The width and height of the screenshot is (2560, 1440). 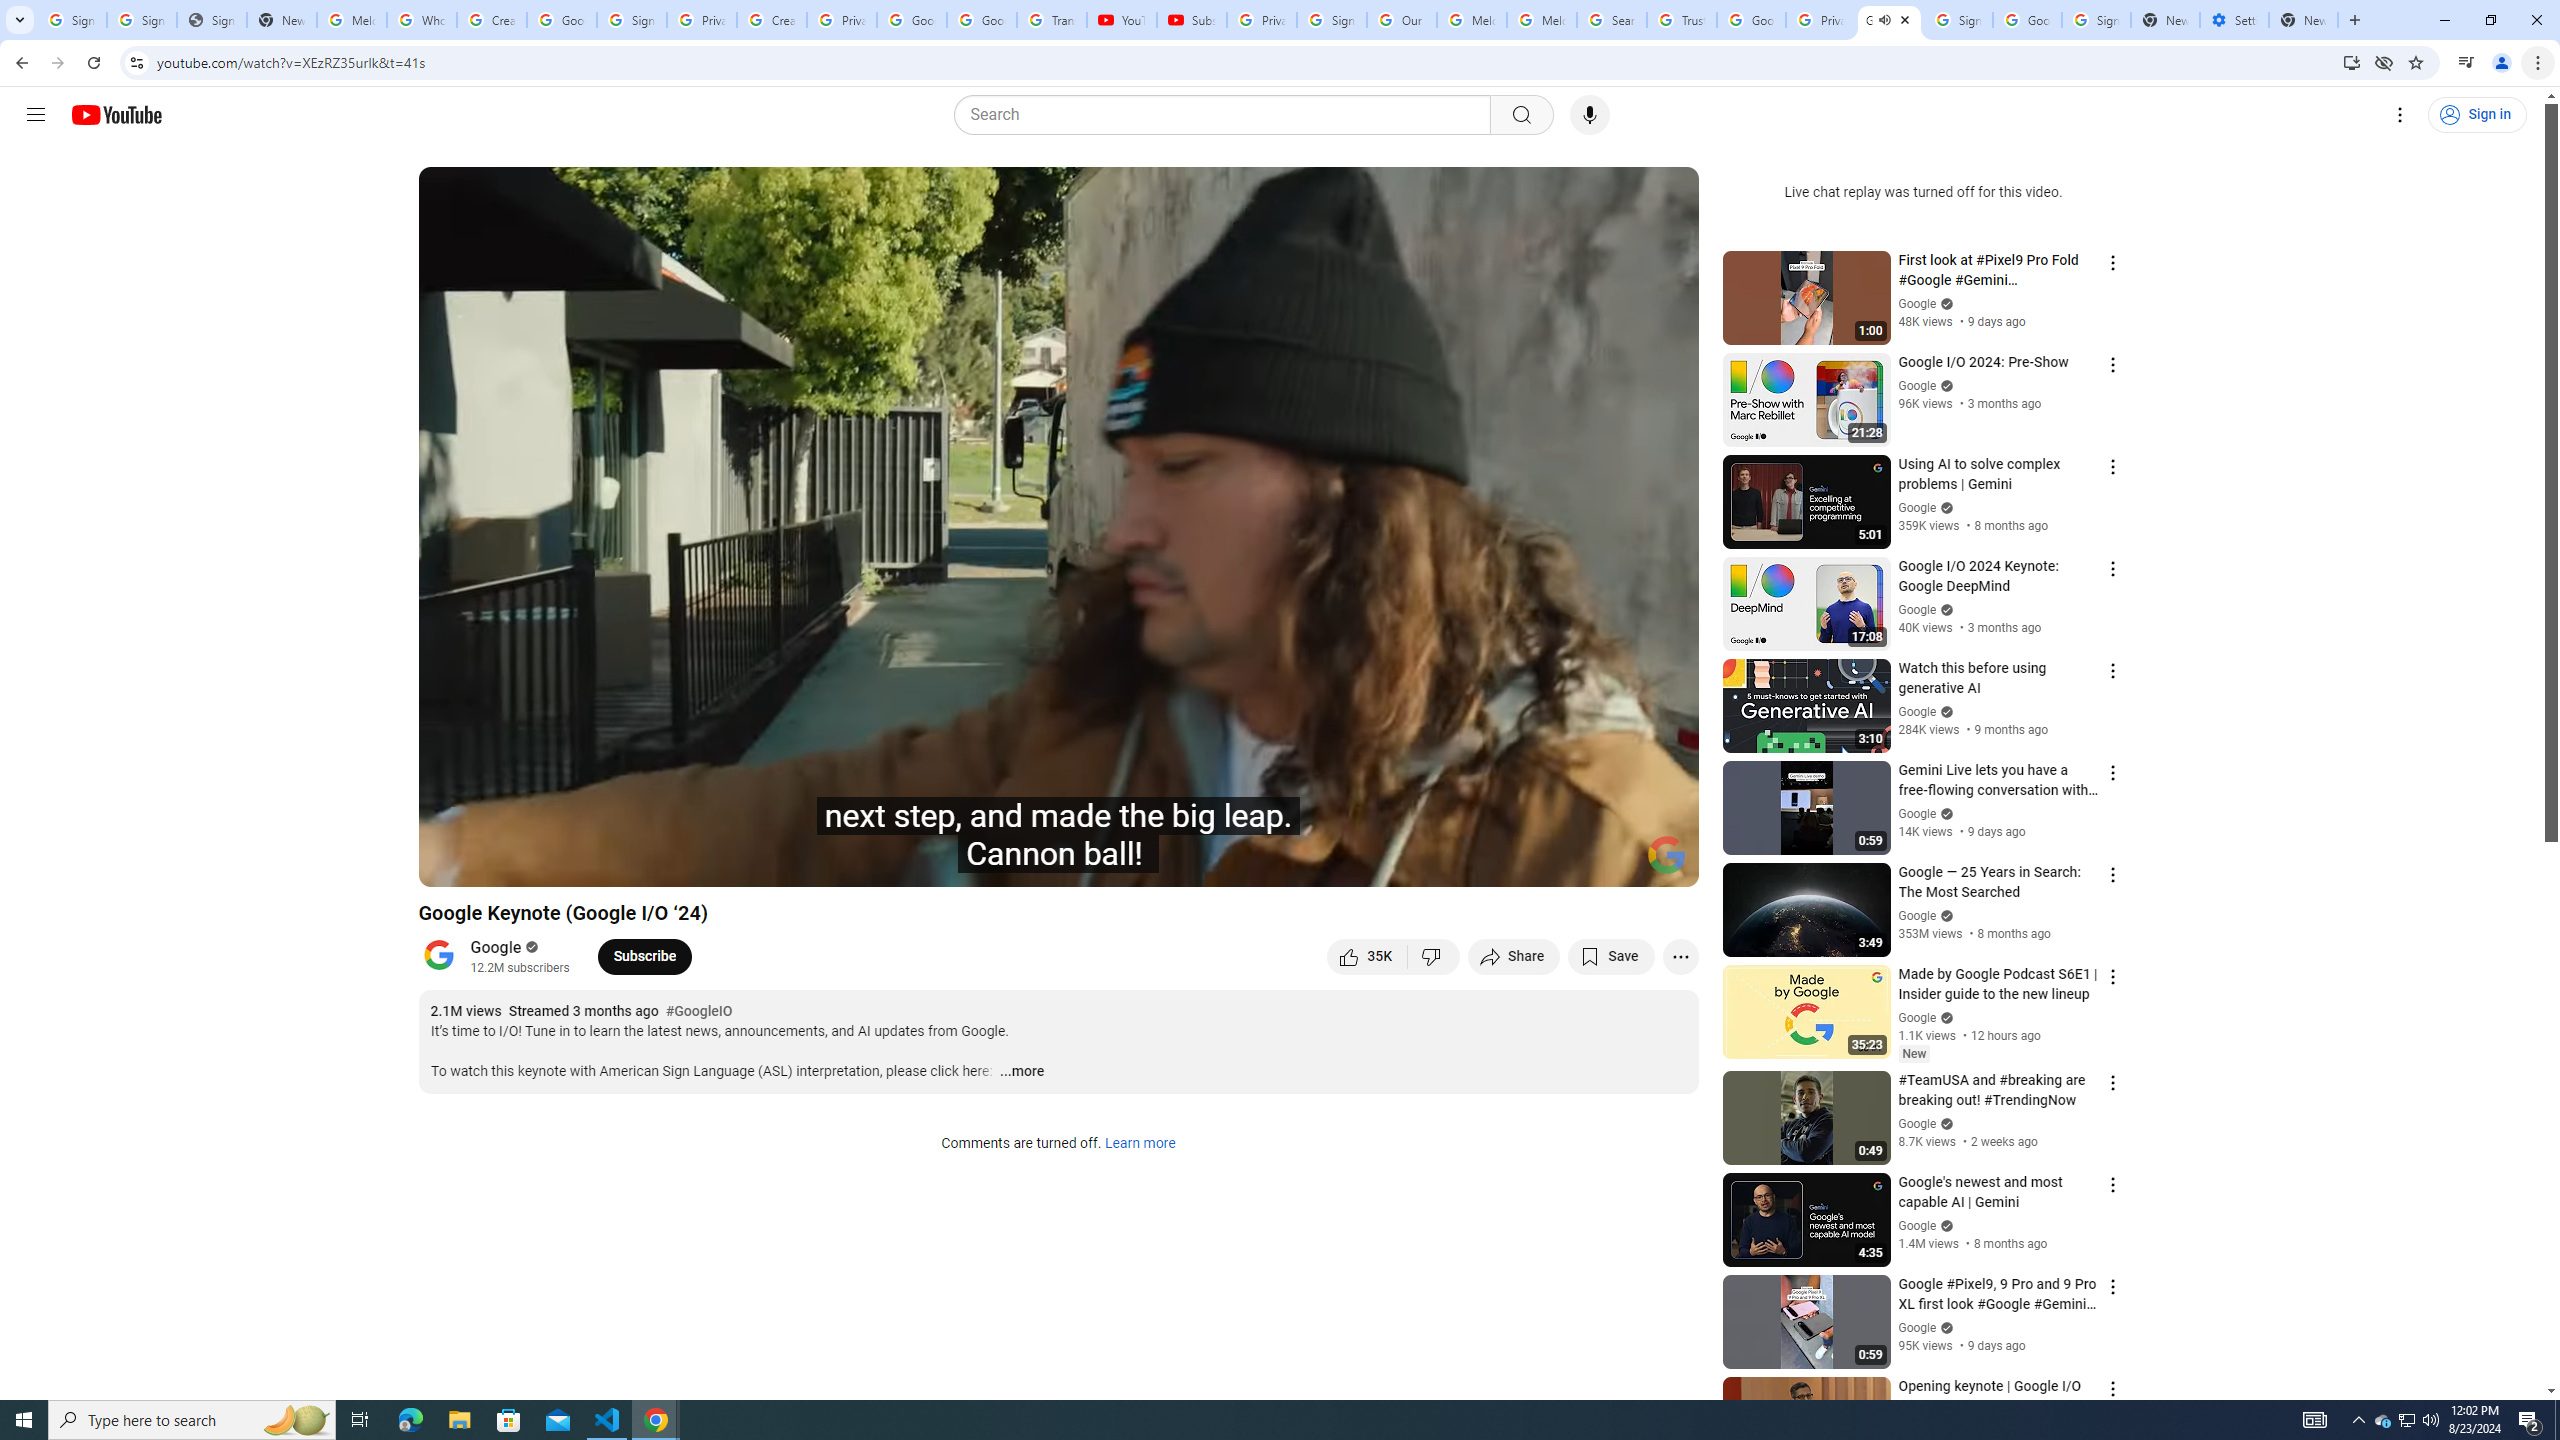 I want to click on 'Guide', so click(x=34, y=114).